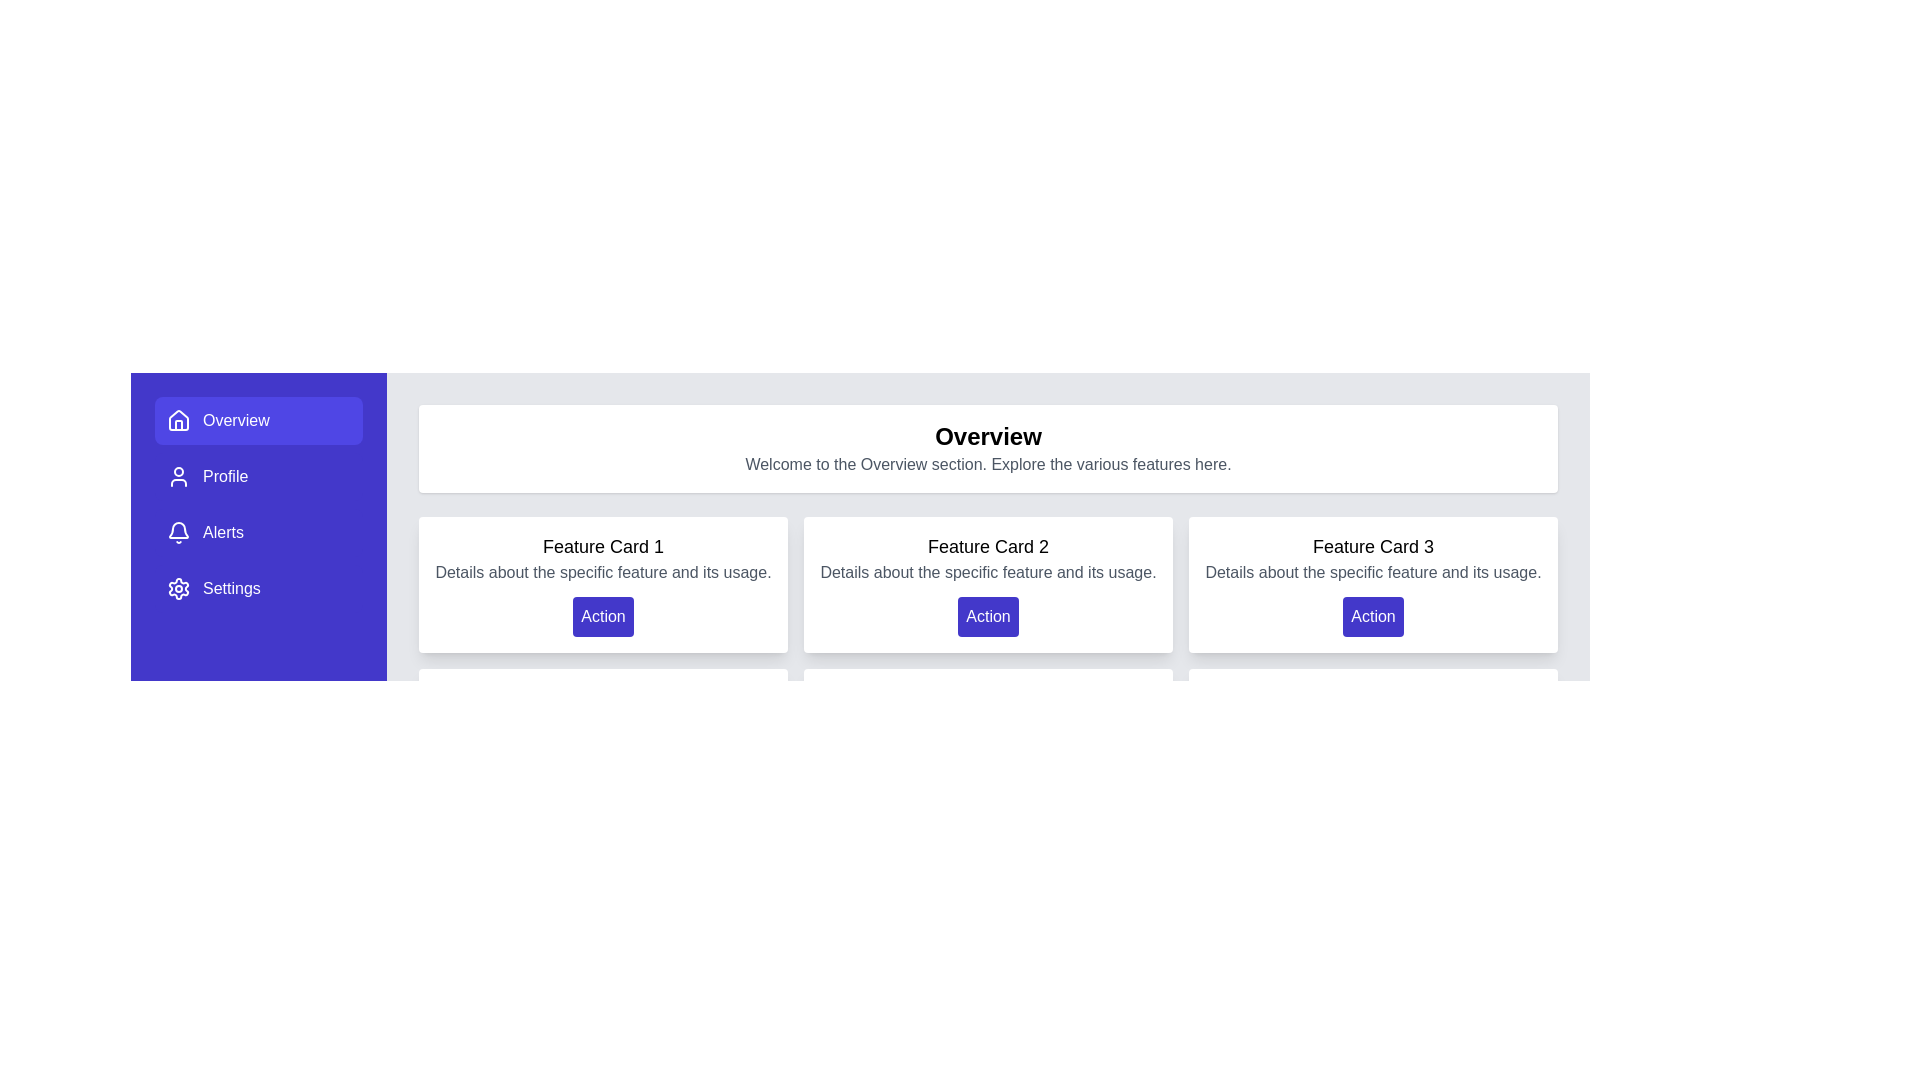  What do you see at coordinates (178, 531) in the screenshot?
I see `the 'Alerts' icon in the sidebar navigation menu, which visually represents the 'Alerts' navigation item and is positioned to the left of the 'Alerts' text` at bounding box center [178, 531].